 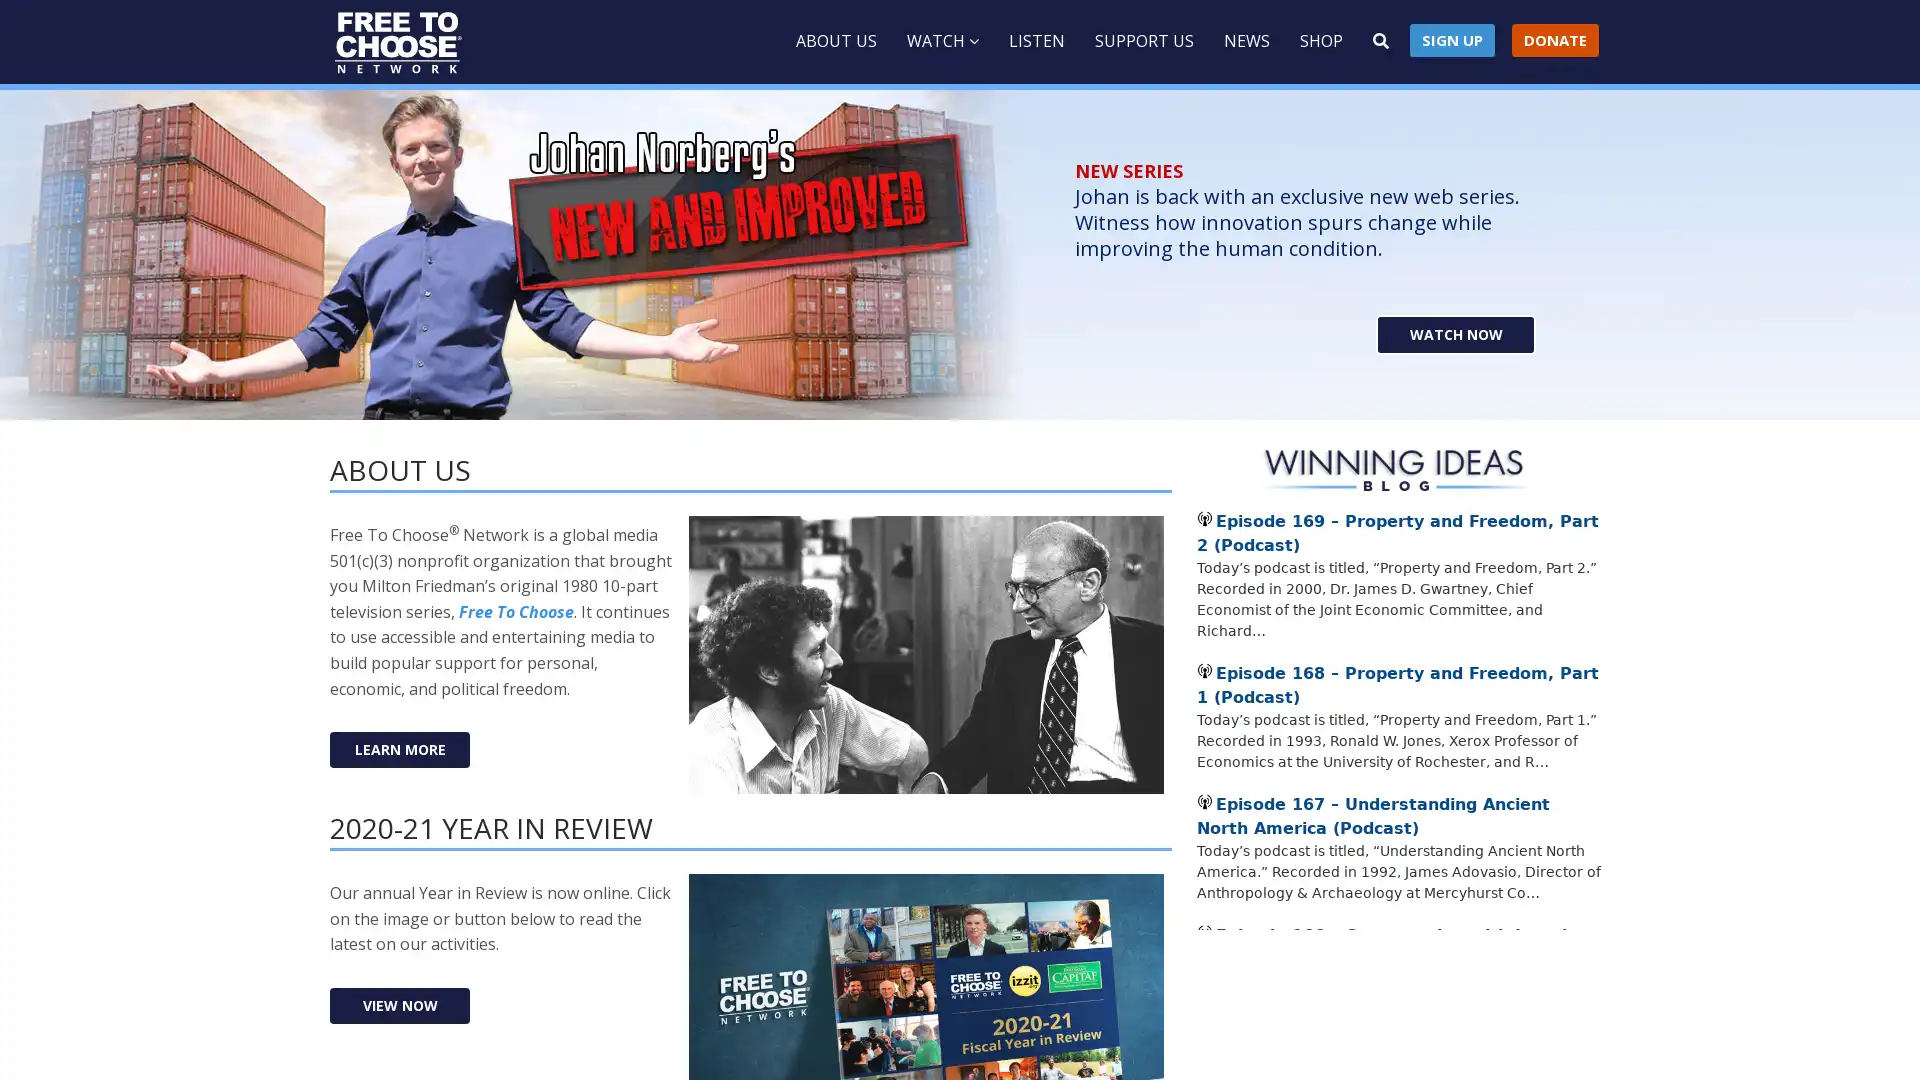 What do you see at coordinates (399, 749) in the screenshot?
I see `LEARN MORE` at bounding box center [399, 749].